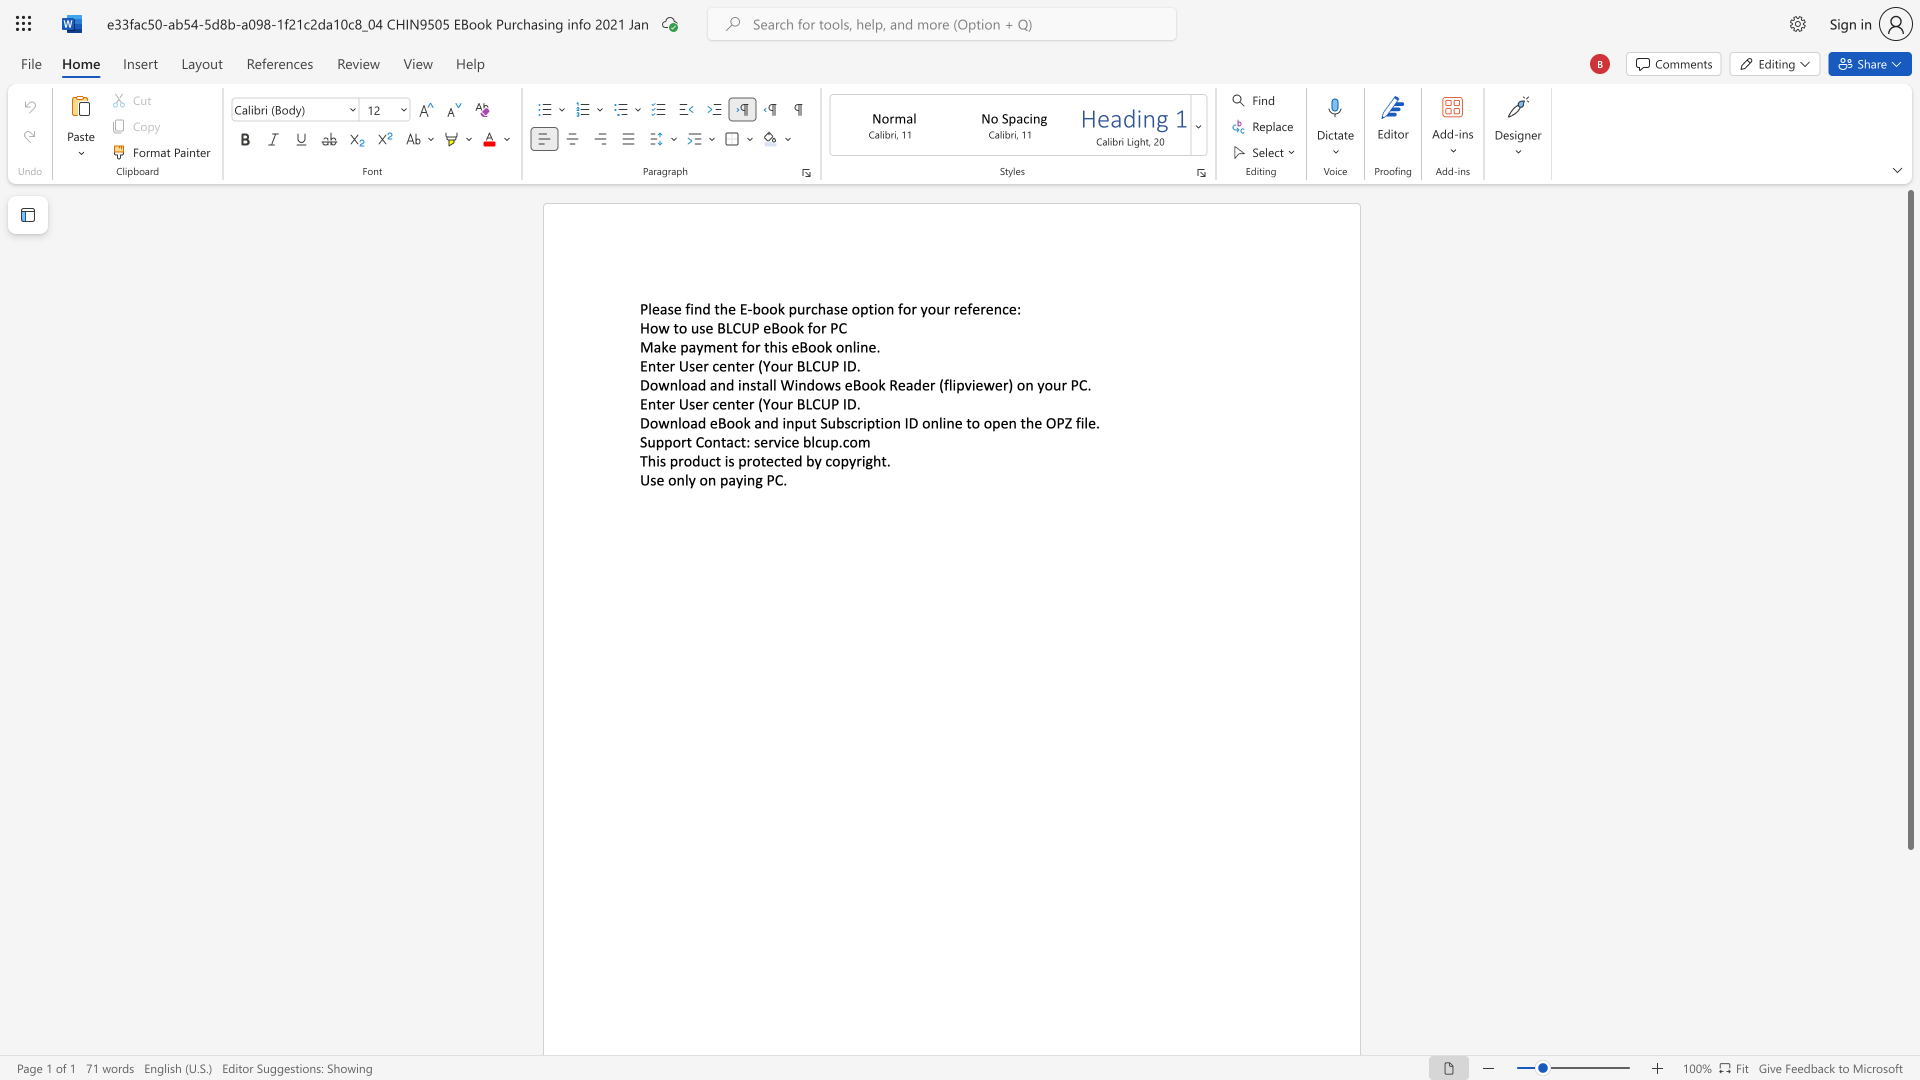  What do you see at coordinates (1909, 999) in the screenshot?
I see `the scrollbar to move the view down` at bounding box center [1909, 999].